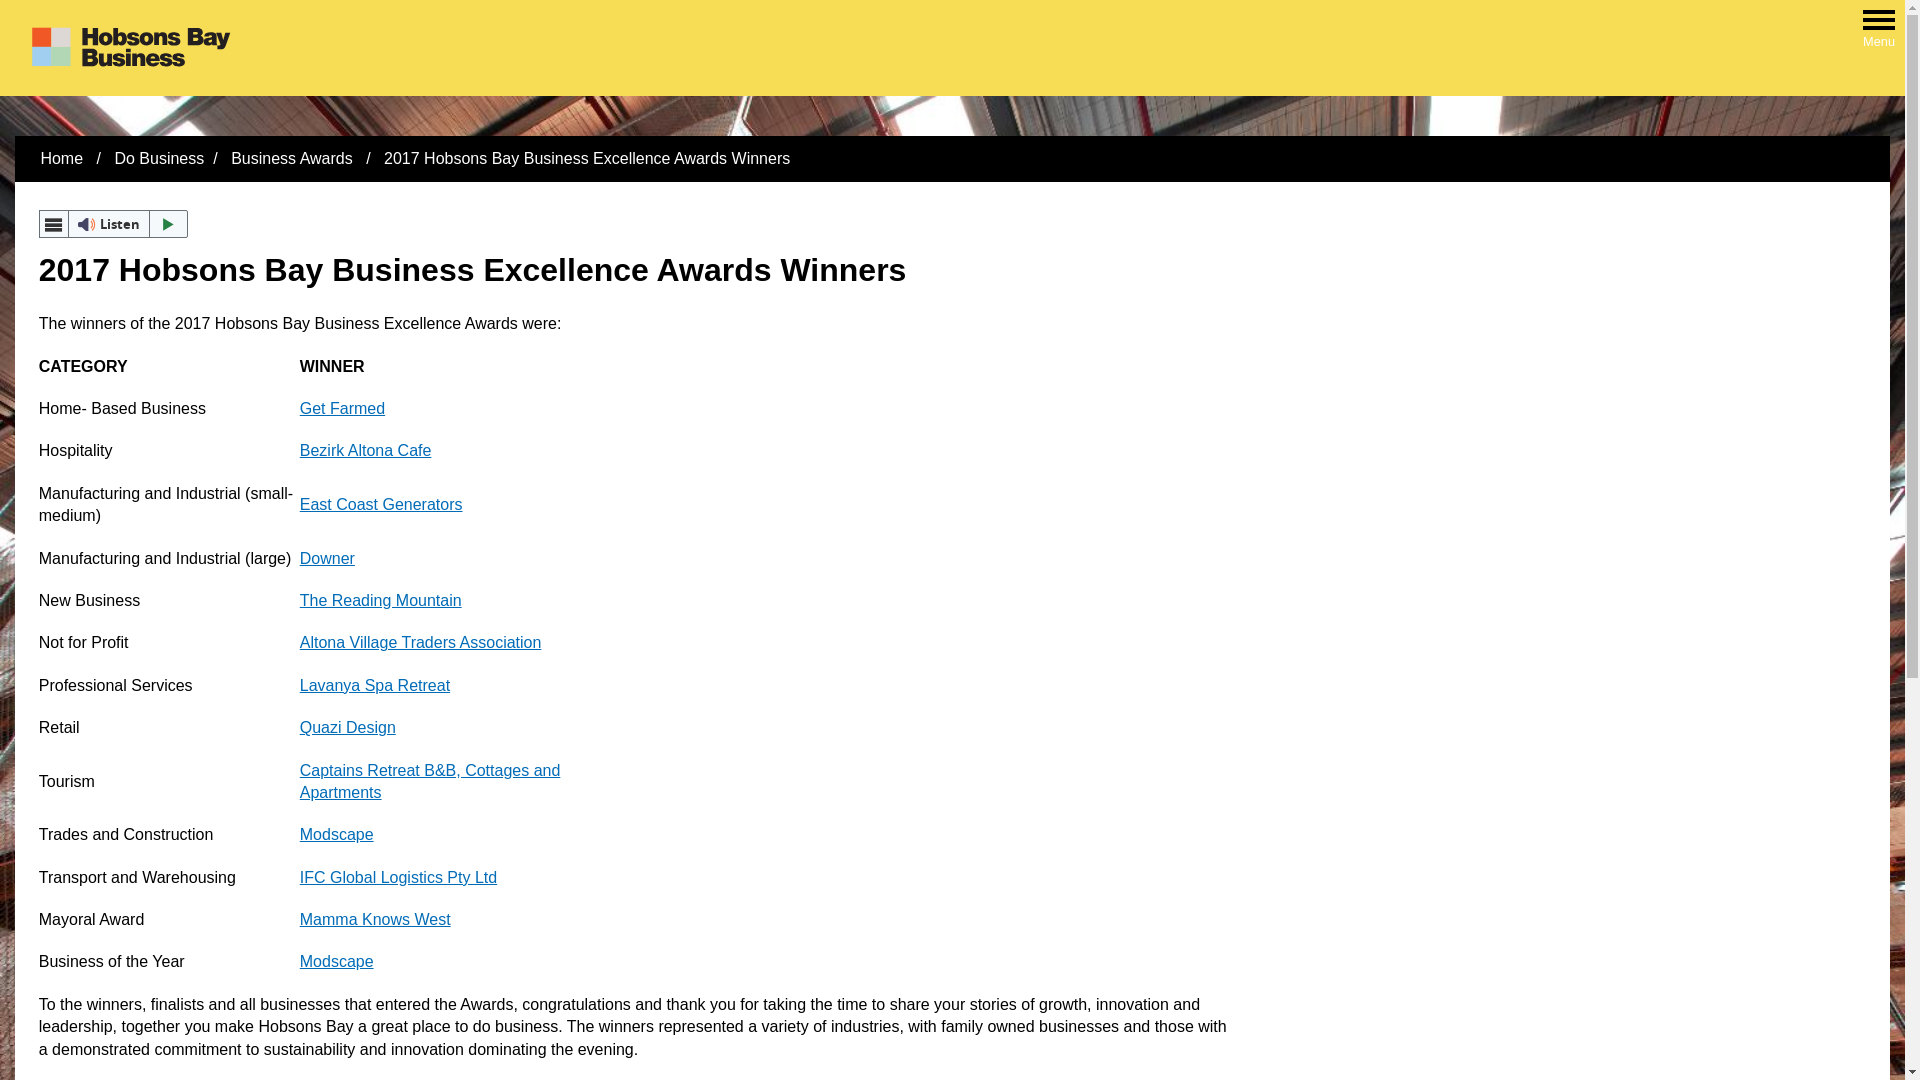 This screenshot has height=1080, width=1920. I want to click on 'The Reading Mountain', so click(380, 599).